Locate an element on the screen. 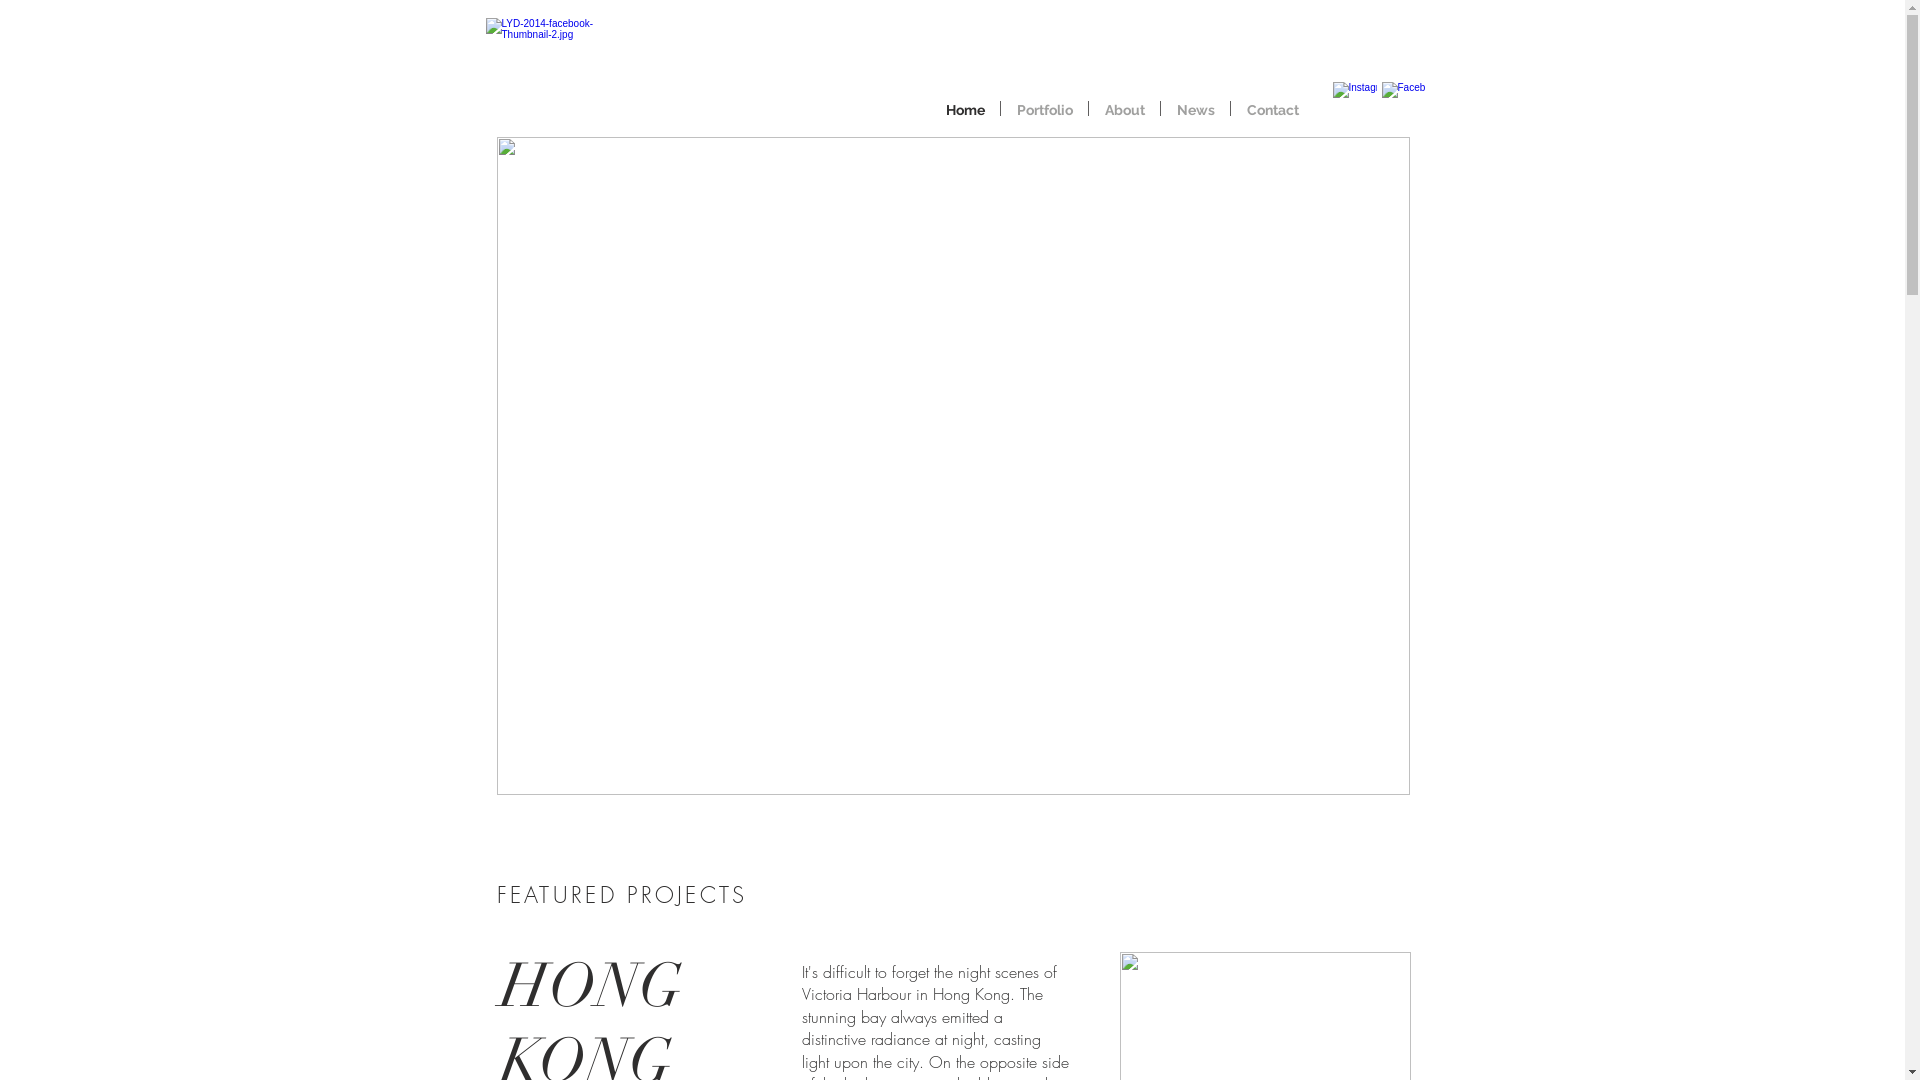 This screenshot has height=1080, width=1920. 'Portfolio' is located at coordinates (1043, 108).